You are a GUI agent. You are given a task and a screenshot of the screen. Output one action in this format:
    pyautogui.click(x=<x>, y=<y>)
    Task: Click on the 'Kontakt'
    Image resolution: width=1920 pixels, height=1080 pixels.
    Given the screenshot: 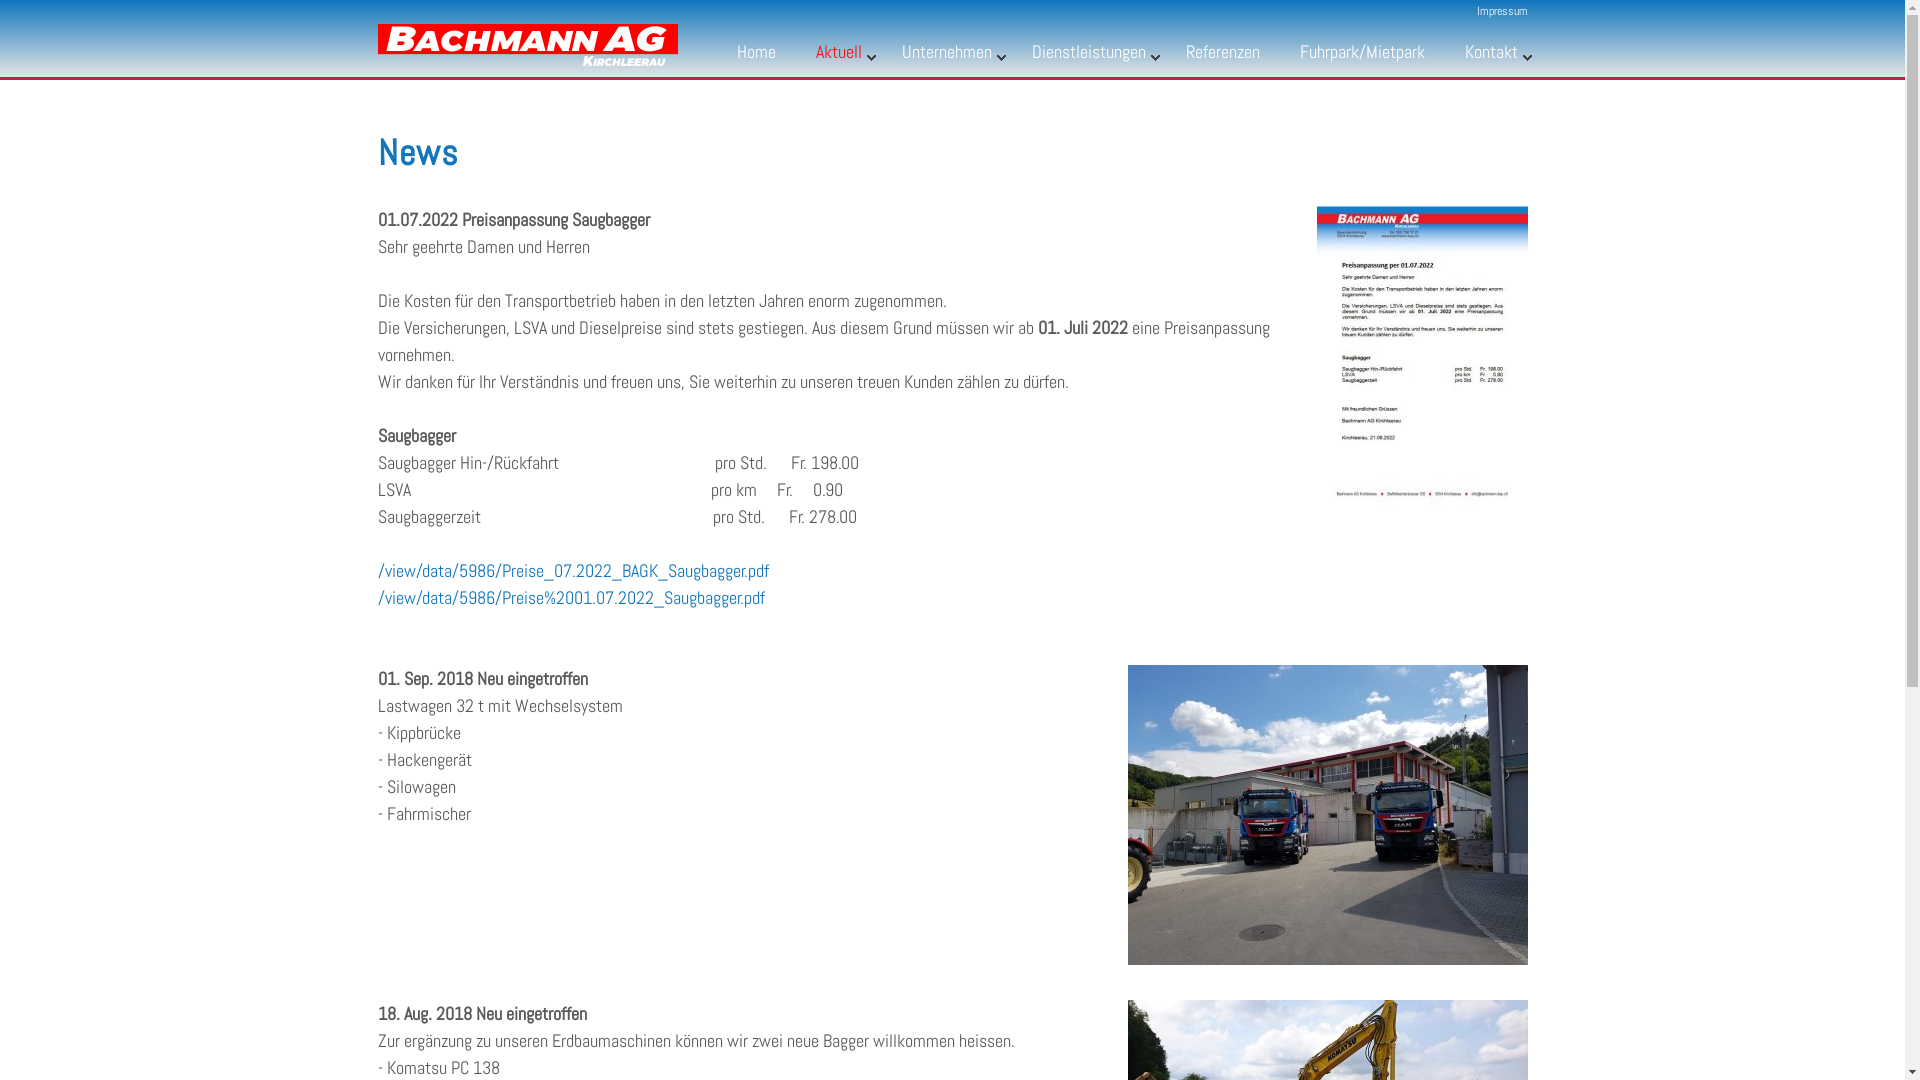 What is the action you would take?
    pyautogui.click(x=1490, y=56)
    